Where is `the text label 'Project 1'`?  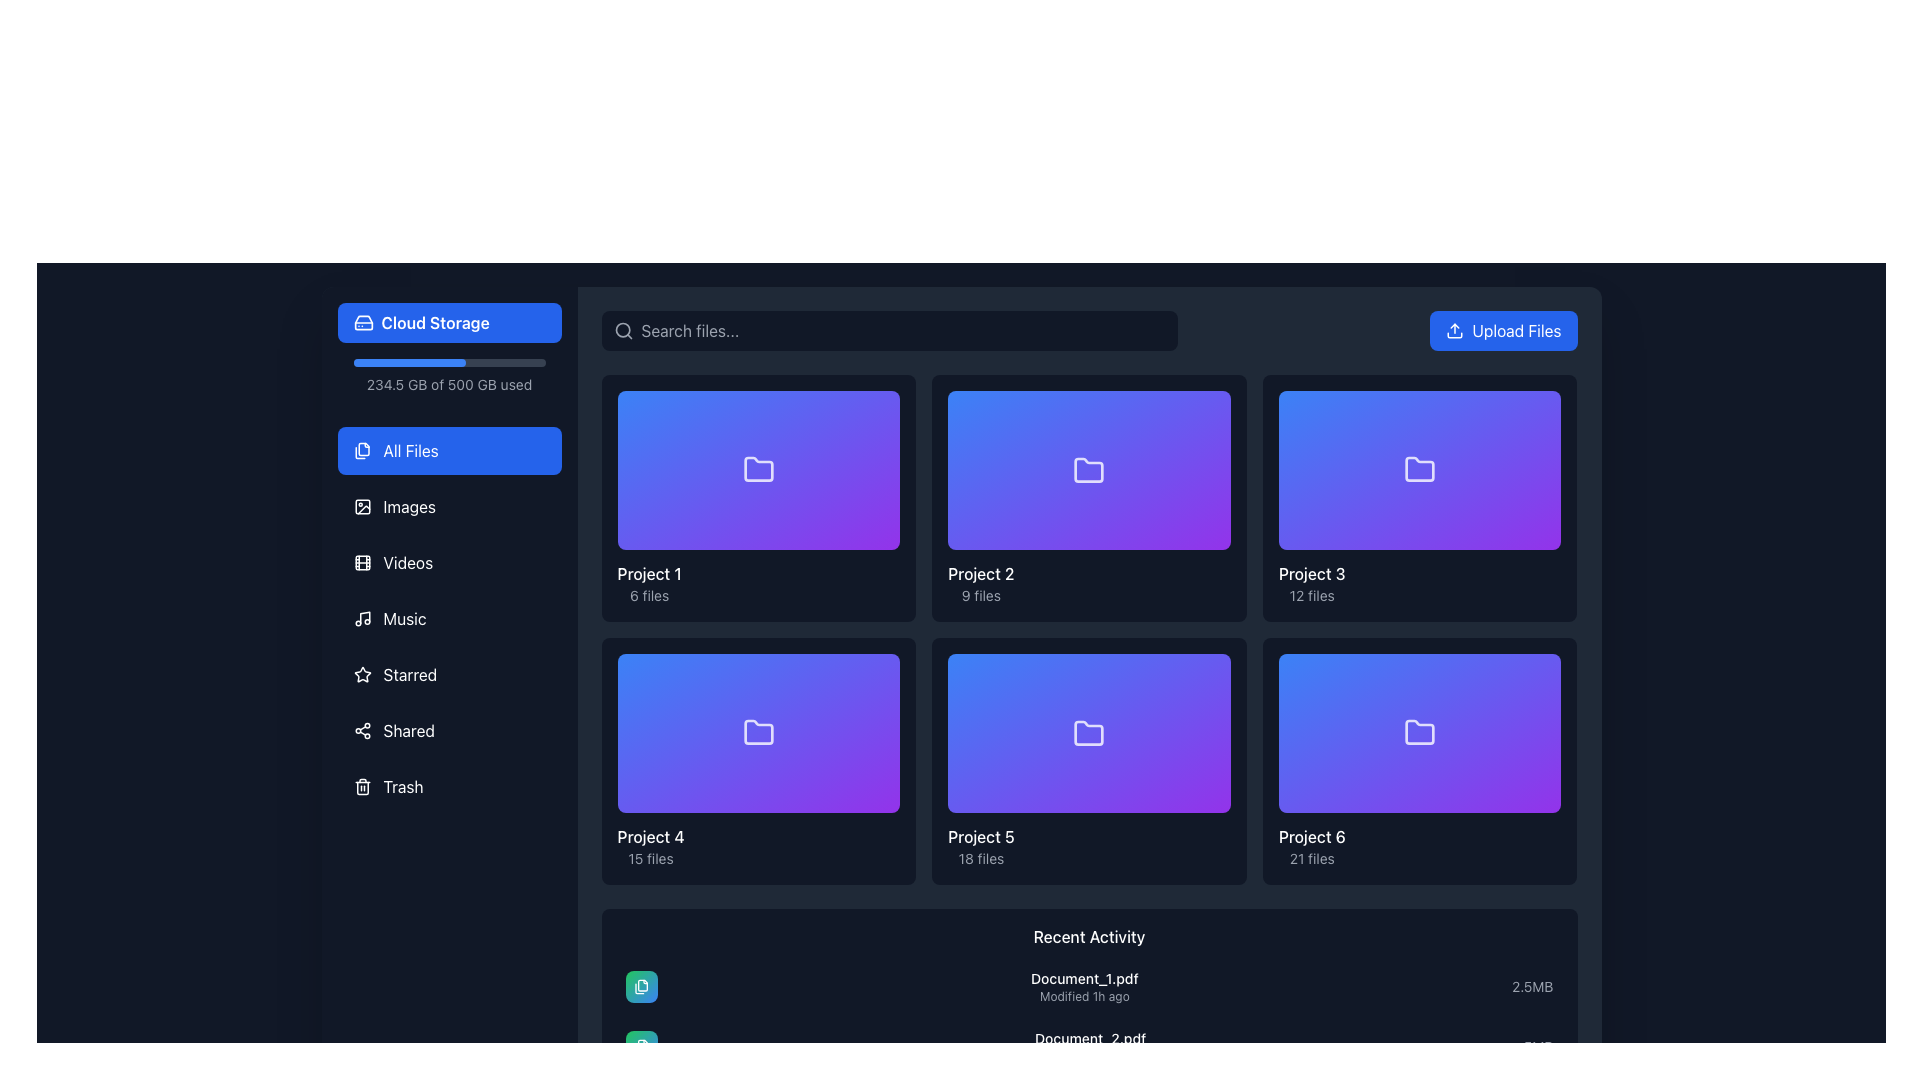 the text label 'Project 1' is located at coordinates (649, 574).